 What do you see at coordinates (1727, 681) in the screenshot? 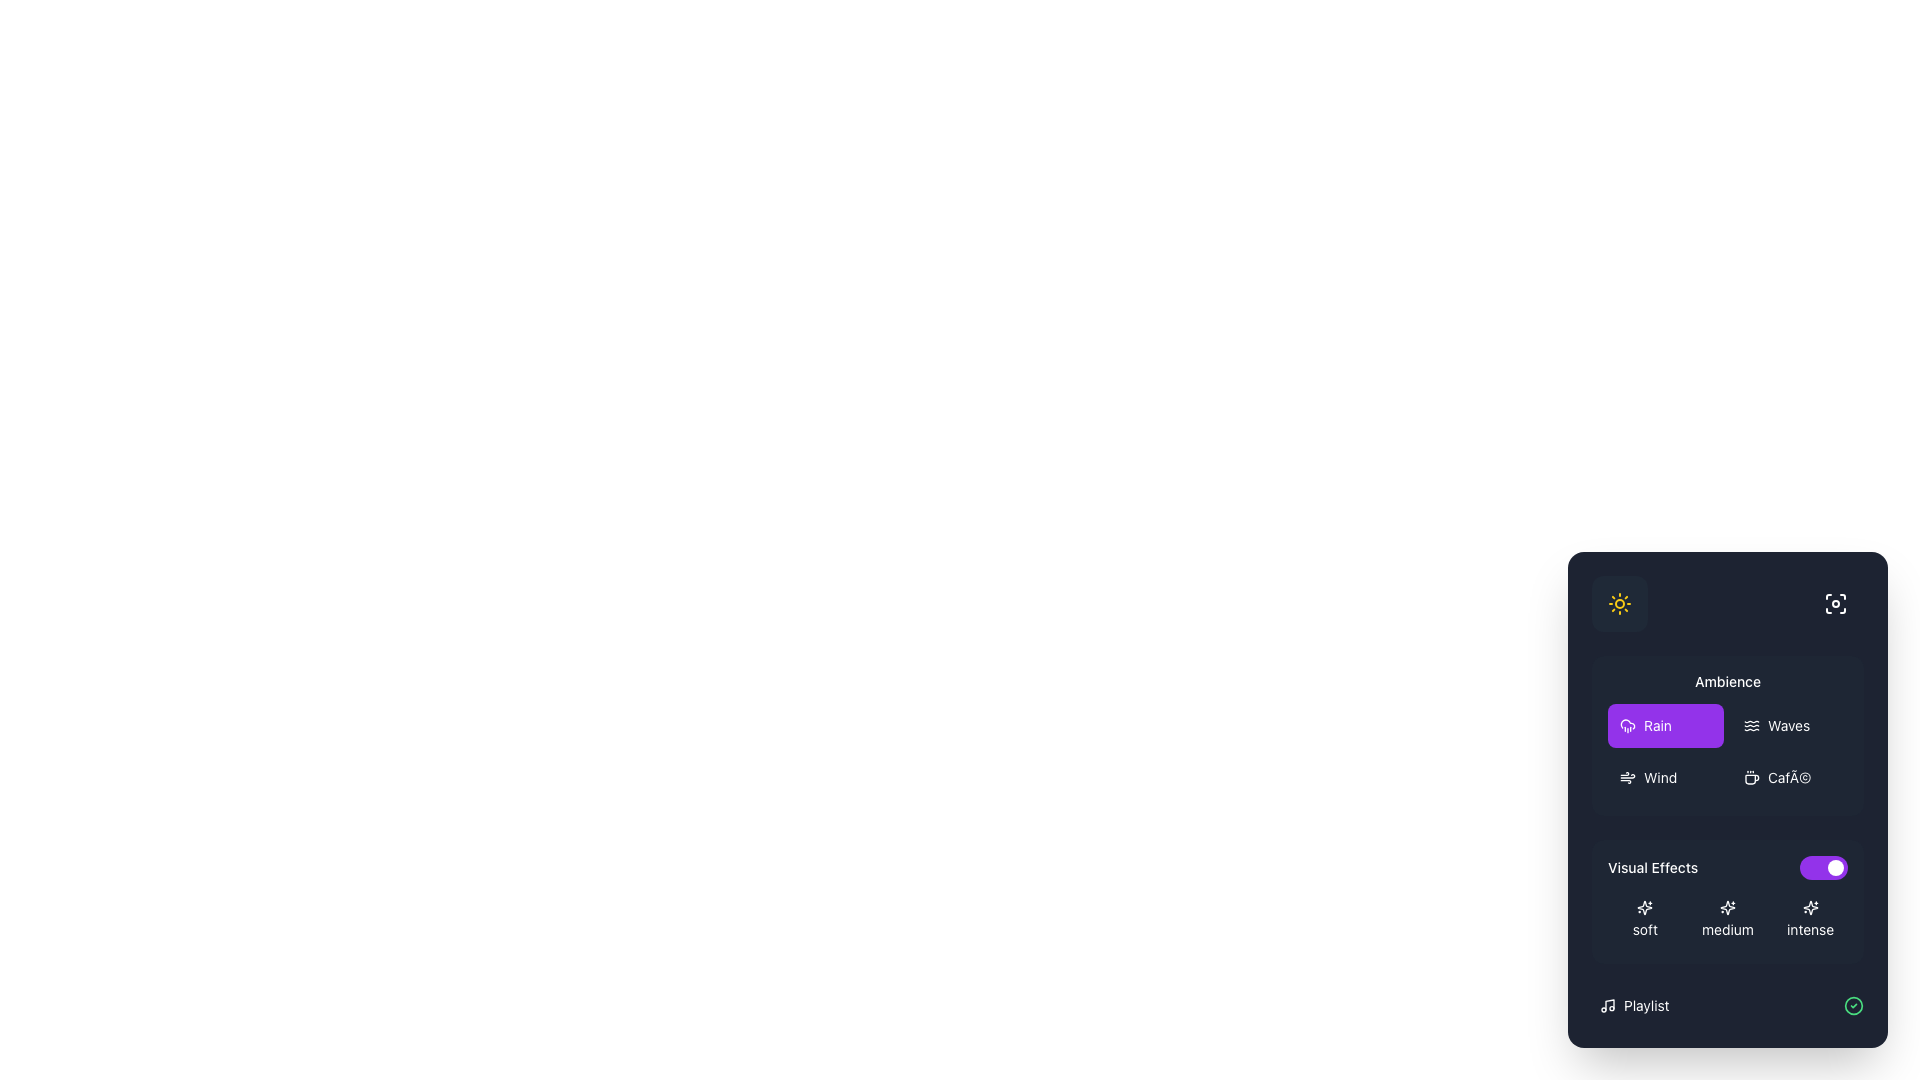
I see `the static text label reading 'Ambience' which is centered above the options 'Rain' and 'Waves'` at bounding box center [1727, 681].